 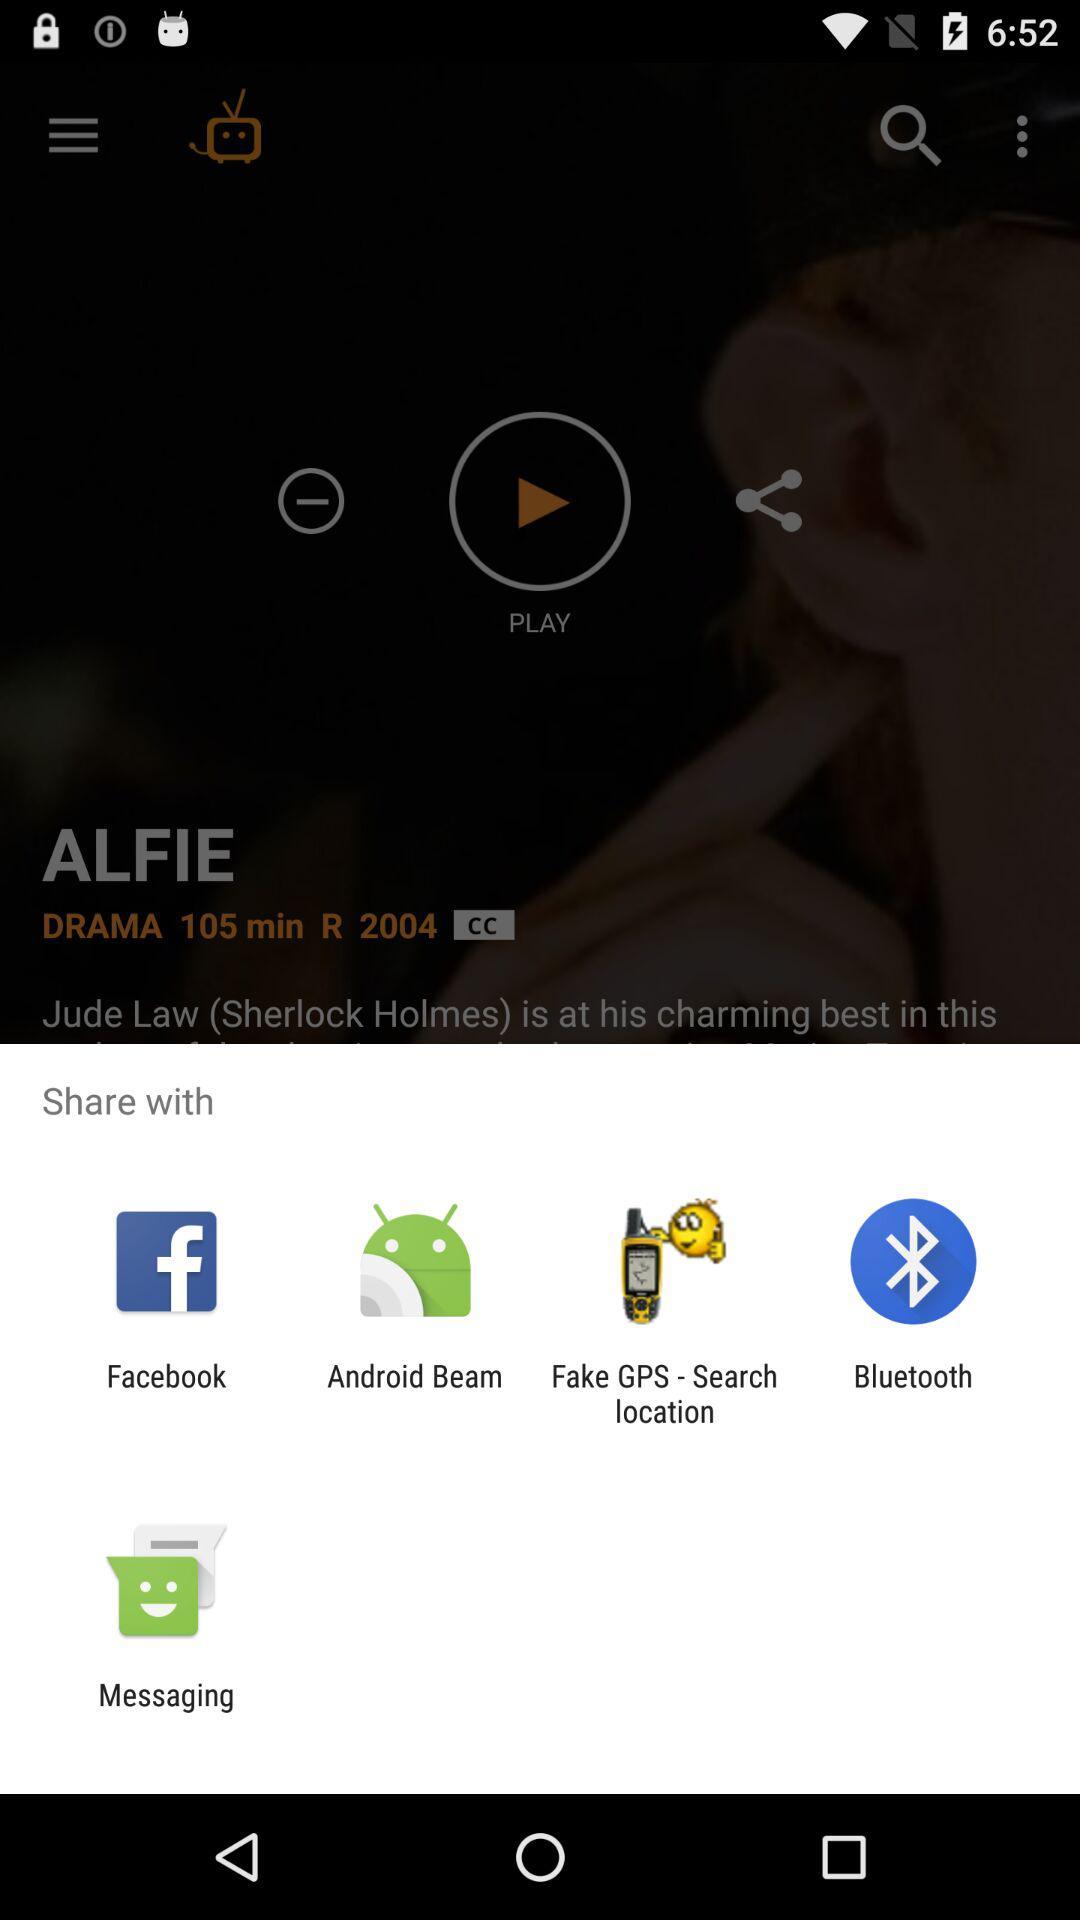 I want to click on app next to the fake gps search, so click(x=414, y=1392).